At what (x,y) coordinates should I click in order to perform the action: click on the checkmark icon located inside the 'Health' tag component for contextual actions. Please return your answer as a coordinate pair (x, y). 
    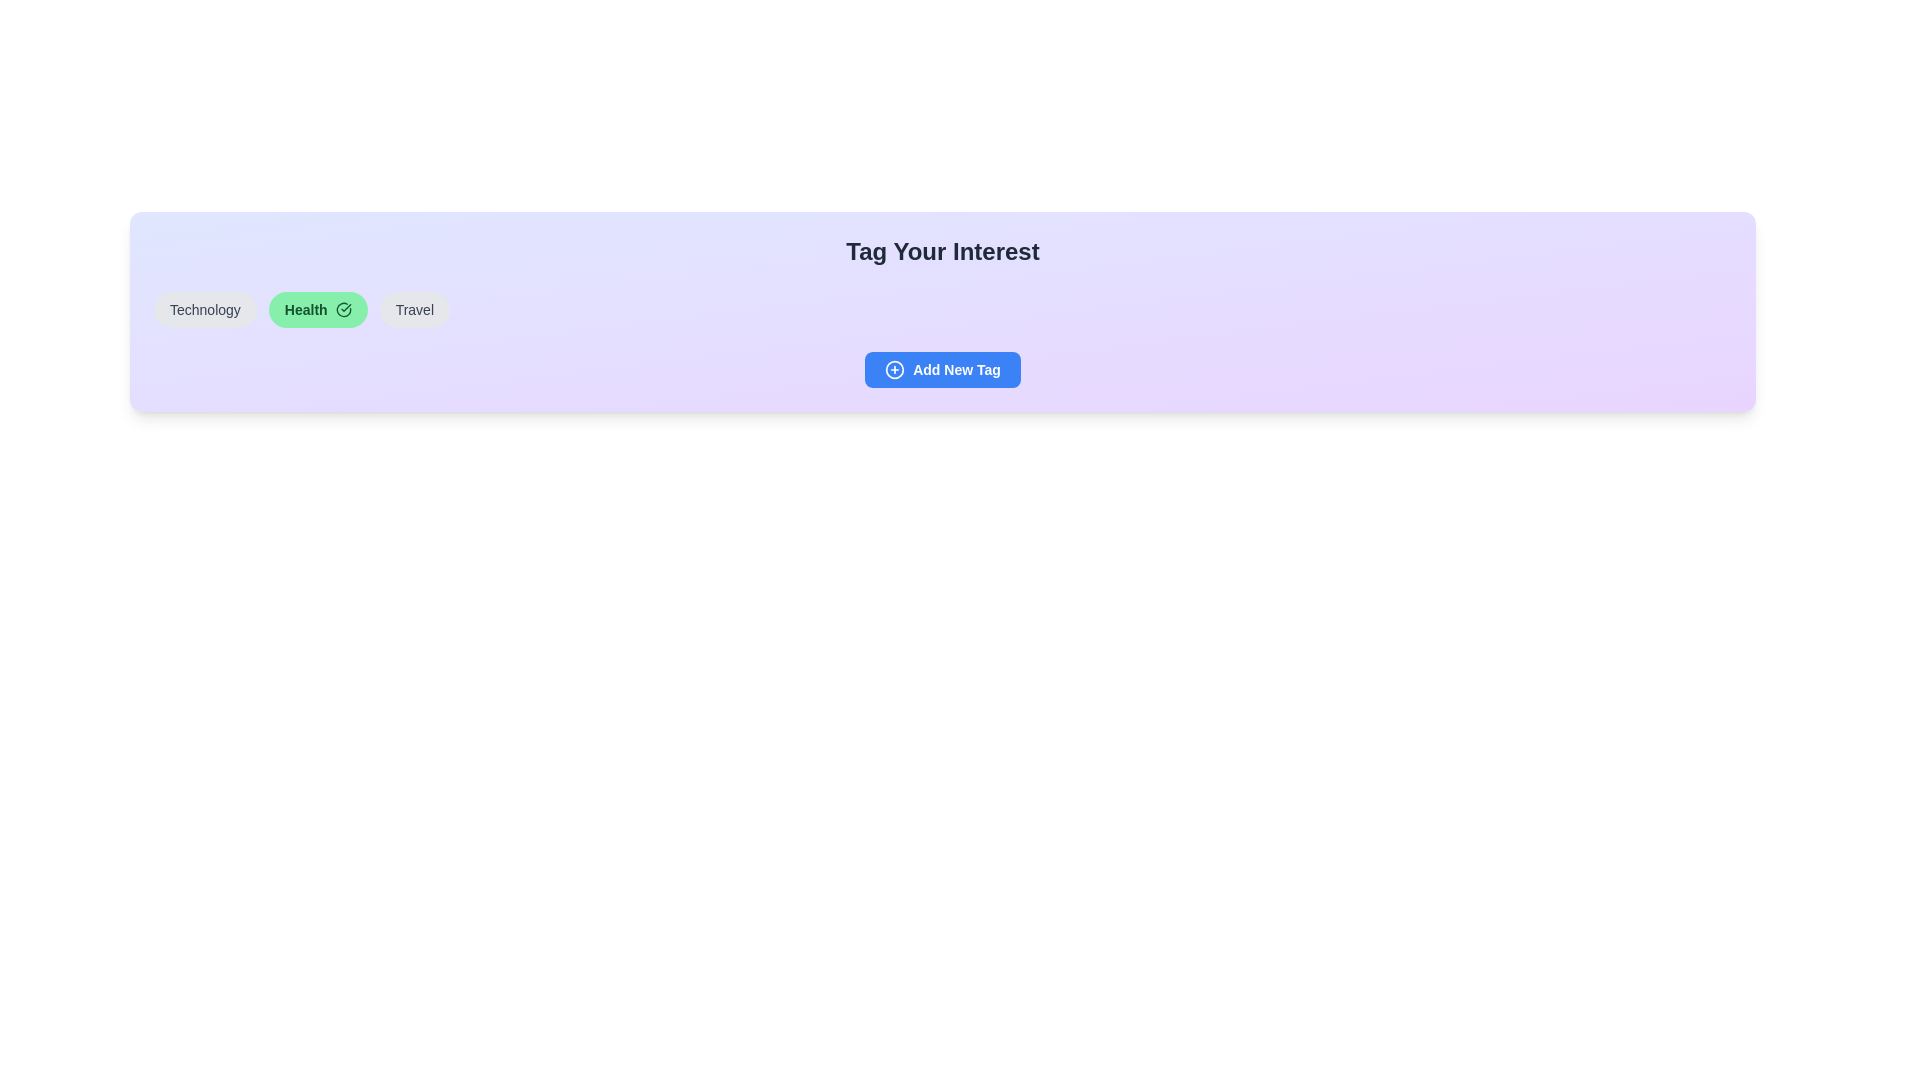
    Looking at the image, I should click on (343, 309).